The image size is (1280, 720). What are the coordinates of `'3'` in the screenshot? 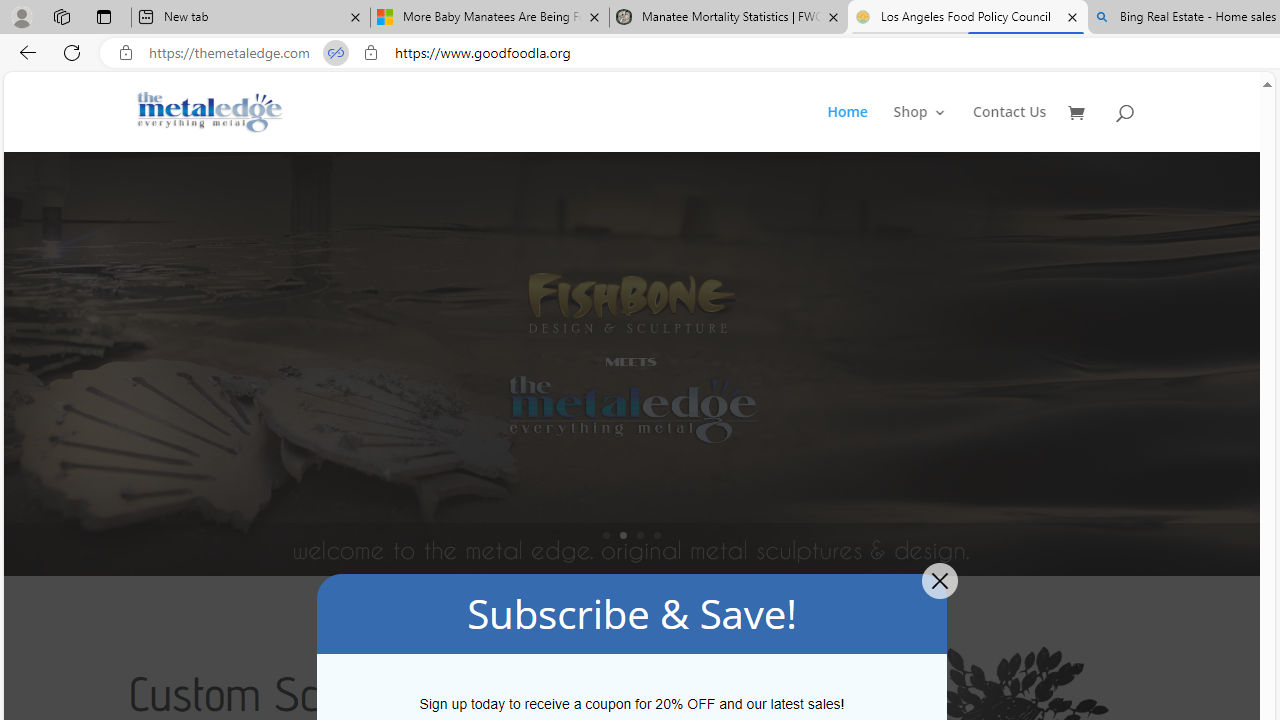 It's located at (640, 534).